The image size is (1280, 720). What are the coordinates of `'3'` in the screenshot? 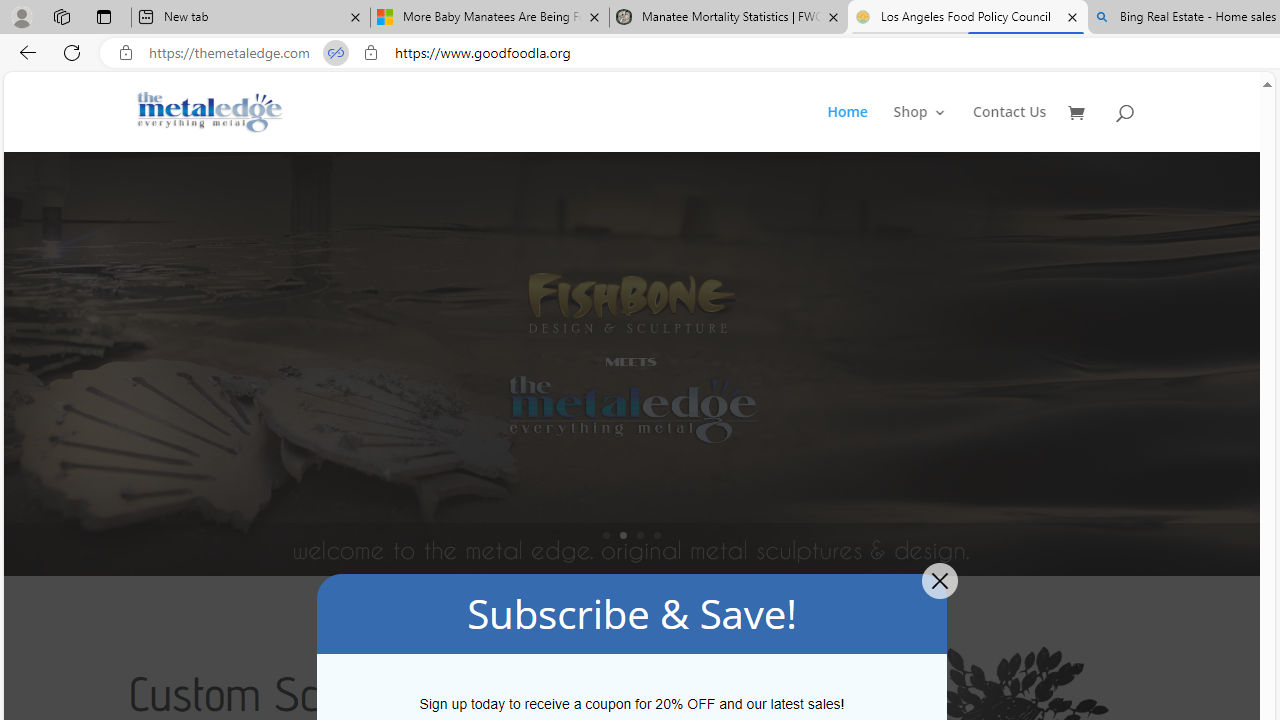 It's located at (640, 534).